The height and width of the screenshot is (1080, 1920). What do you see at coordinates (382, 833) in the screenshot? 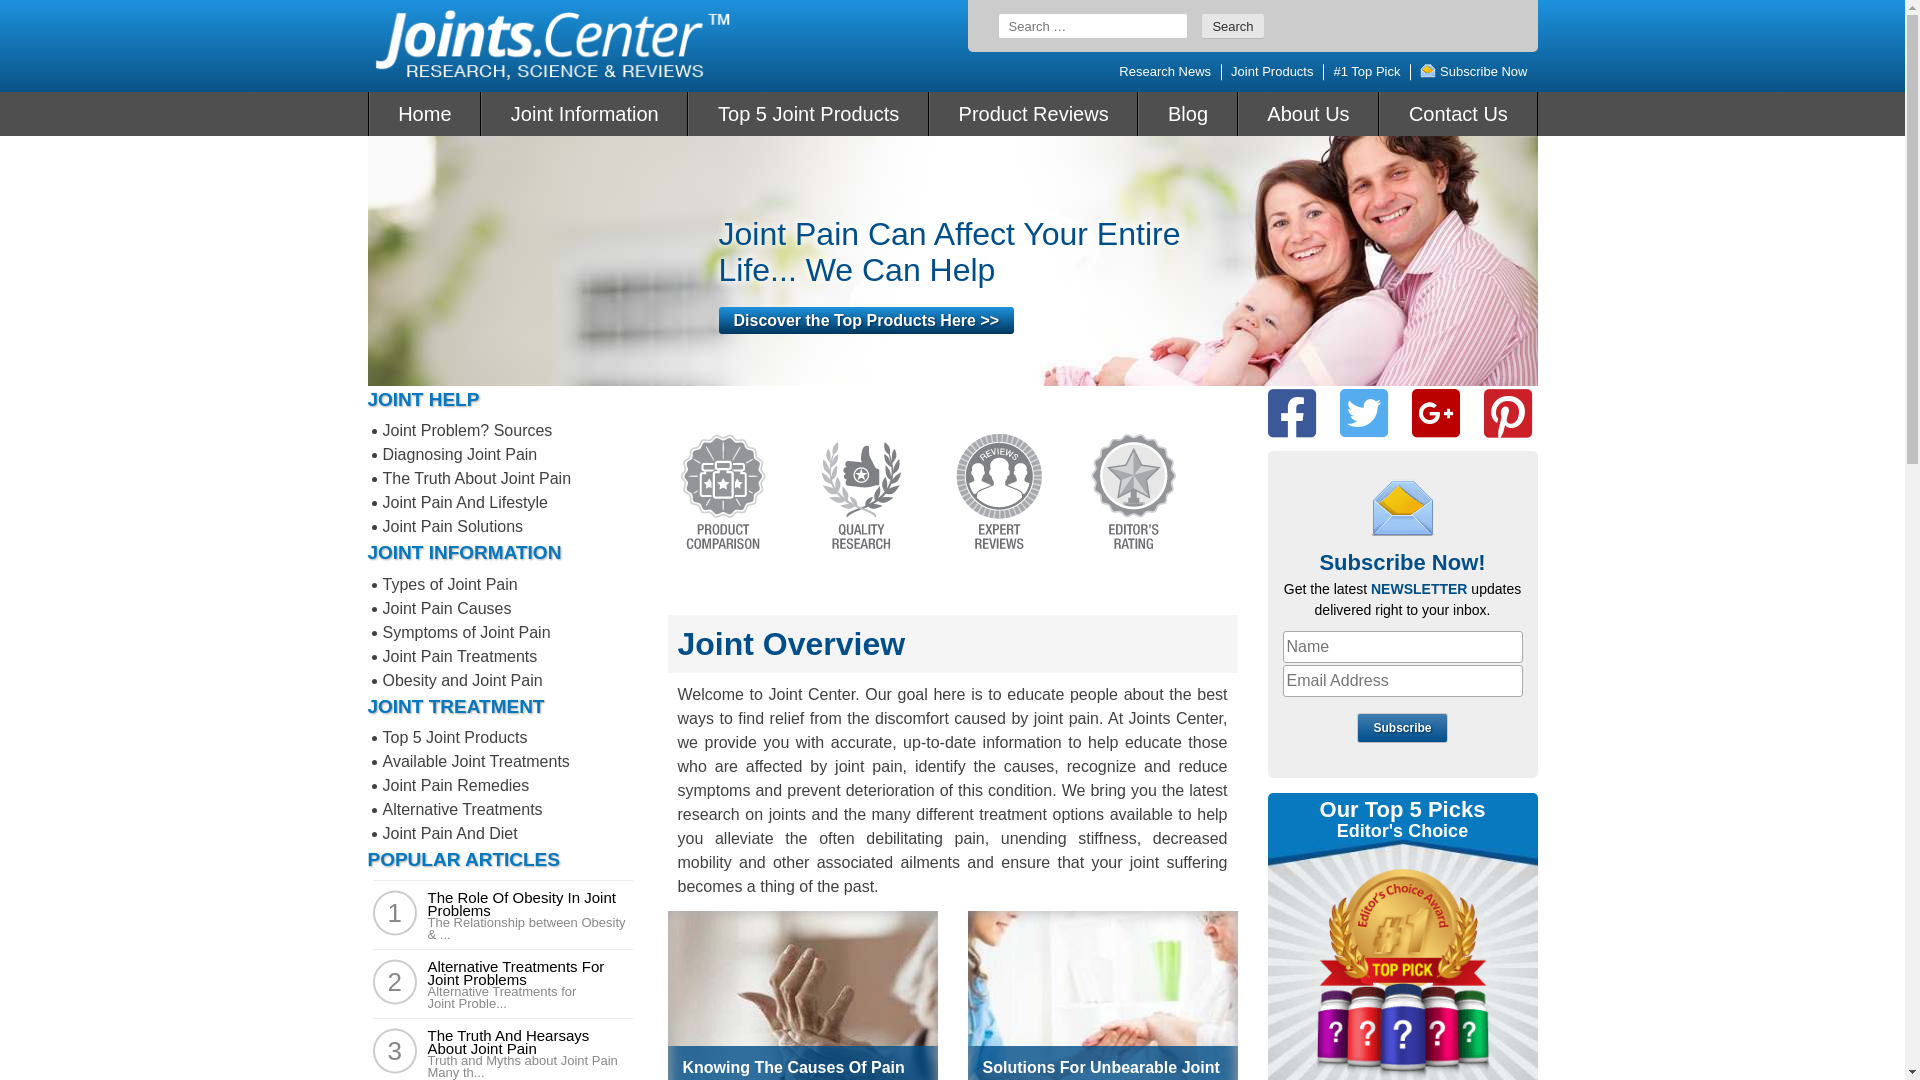
I see `'Joint Pain And Diet'` at bounding box center [382, 833].